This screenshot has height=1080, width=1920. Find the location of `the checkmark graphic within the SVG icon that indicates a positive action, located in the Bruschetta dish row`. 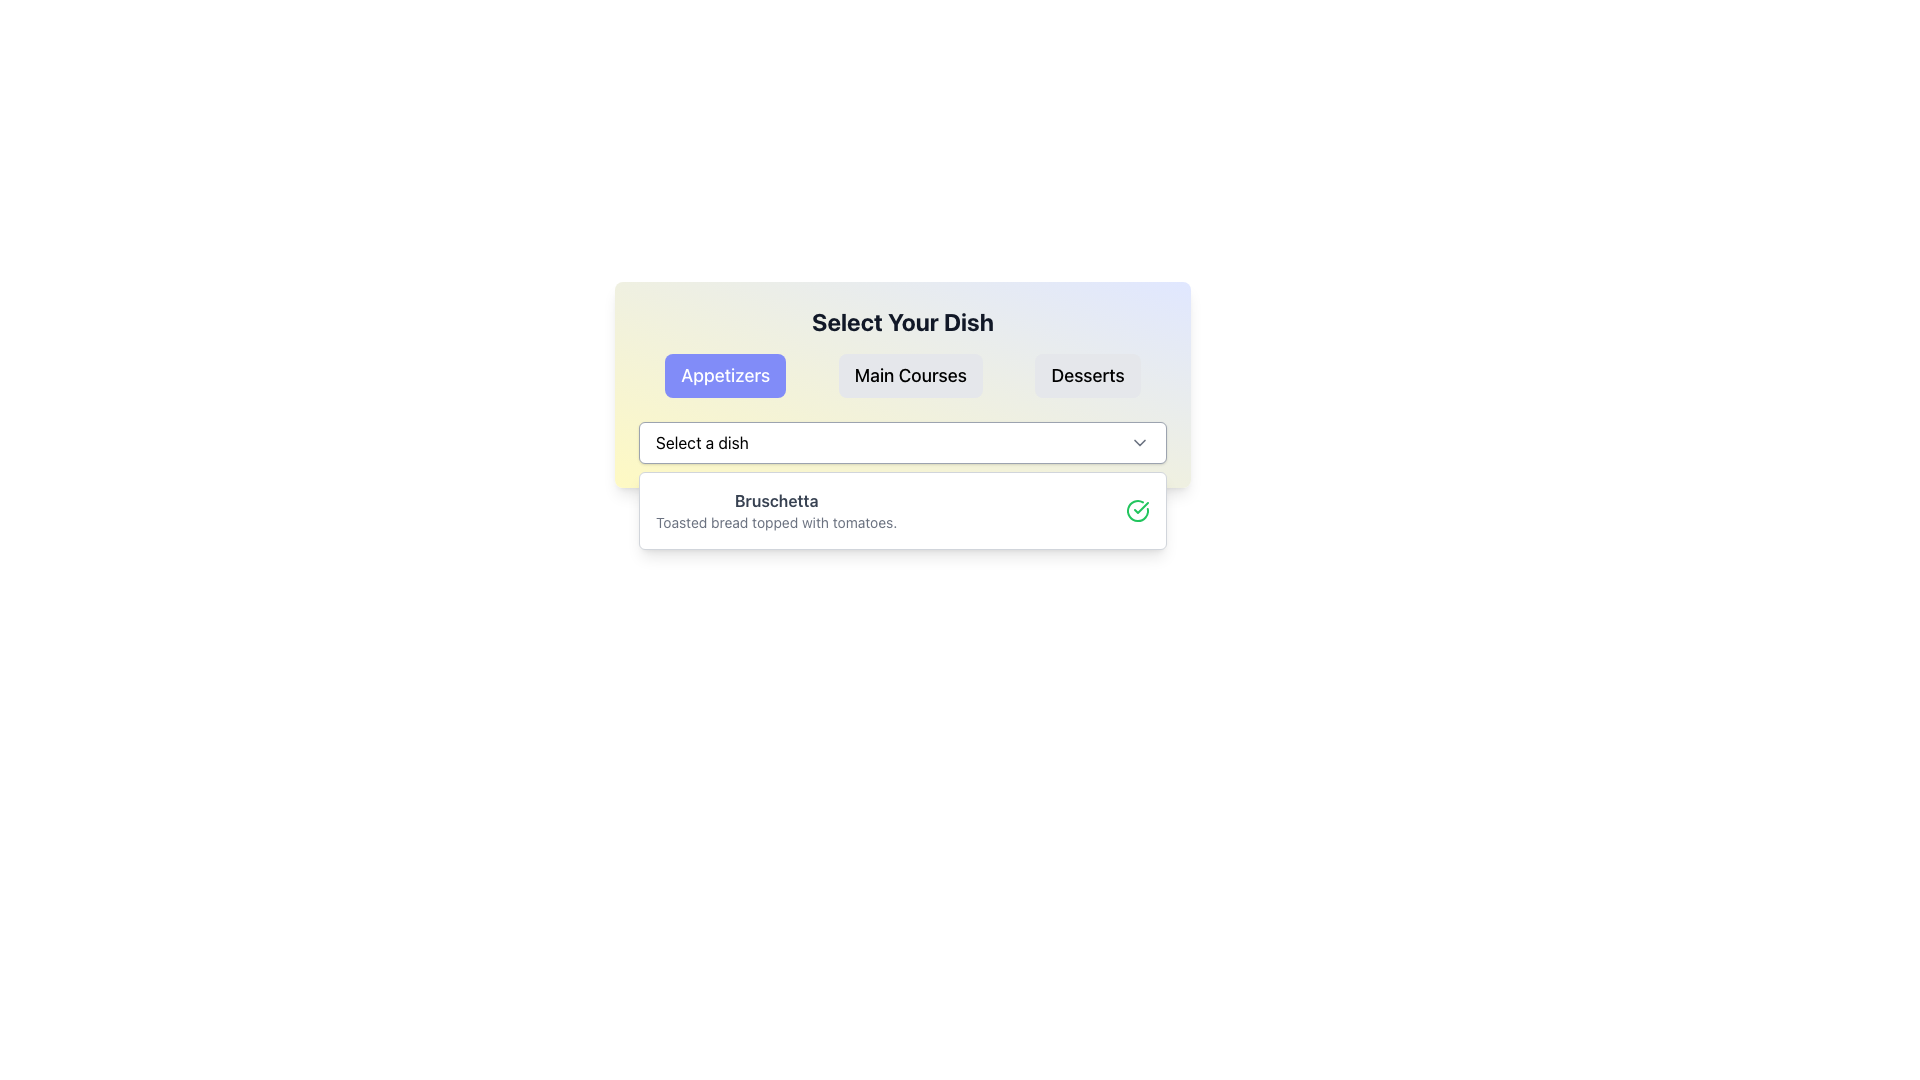

the checkmark graphic within the SVG icon that indicates a positive action, located in the Bruschetta dish row is located at coordinates (1141, 507).